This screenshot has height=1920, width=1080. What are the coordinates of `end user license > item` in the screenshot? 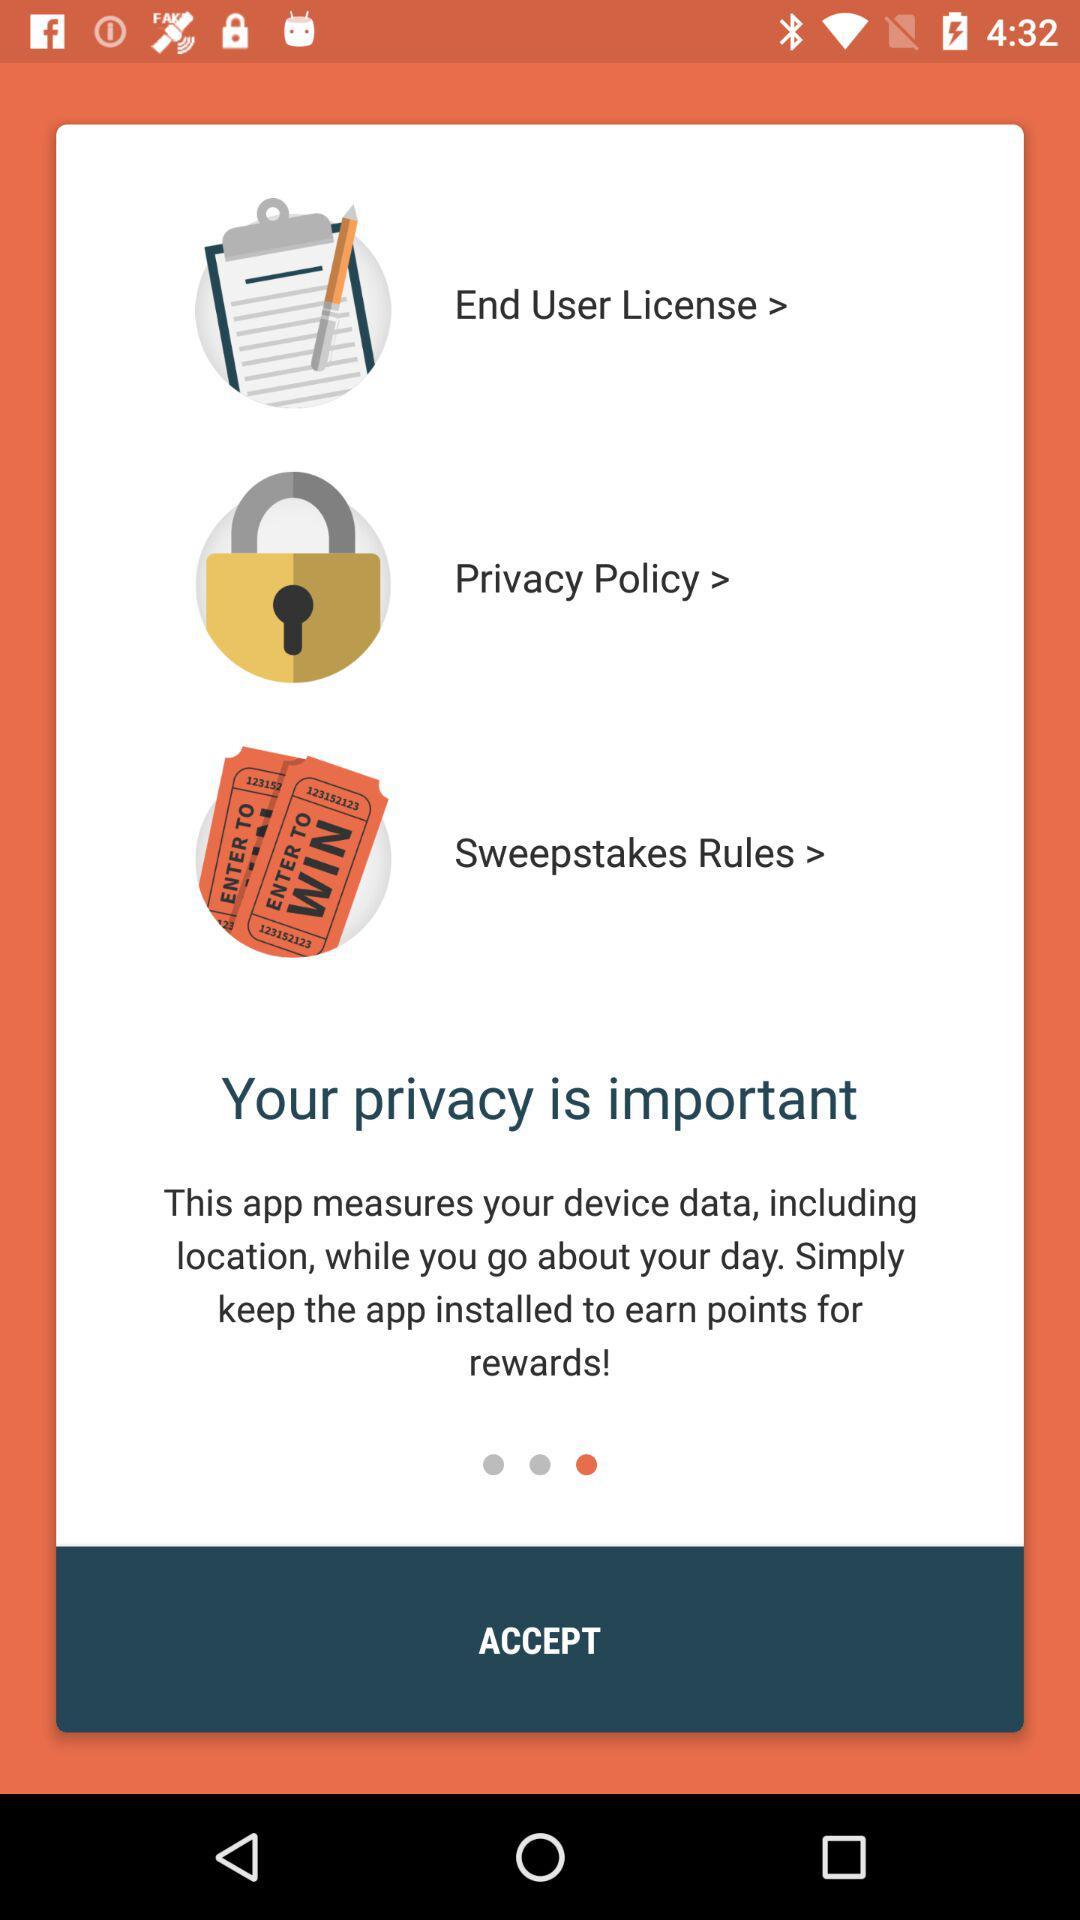 It's located at (677, 302).